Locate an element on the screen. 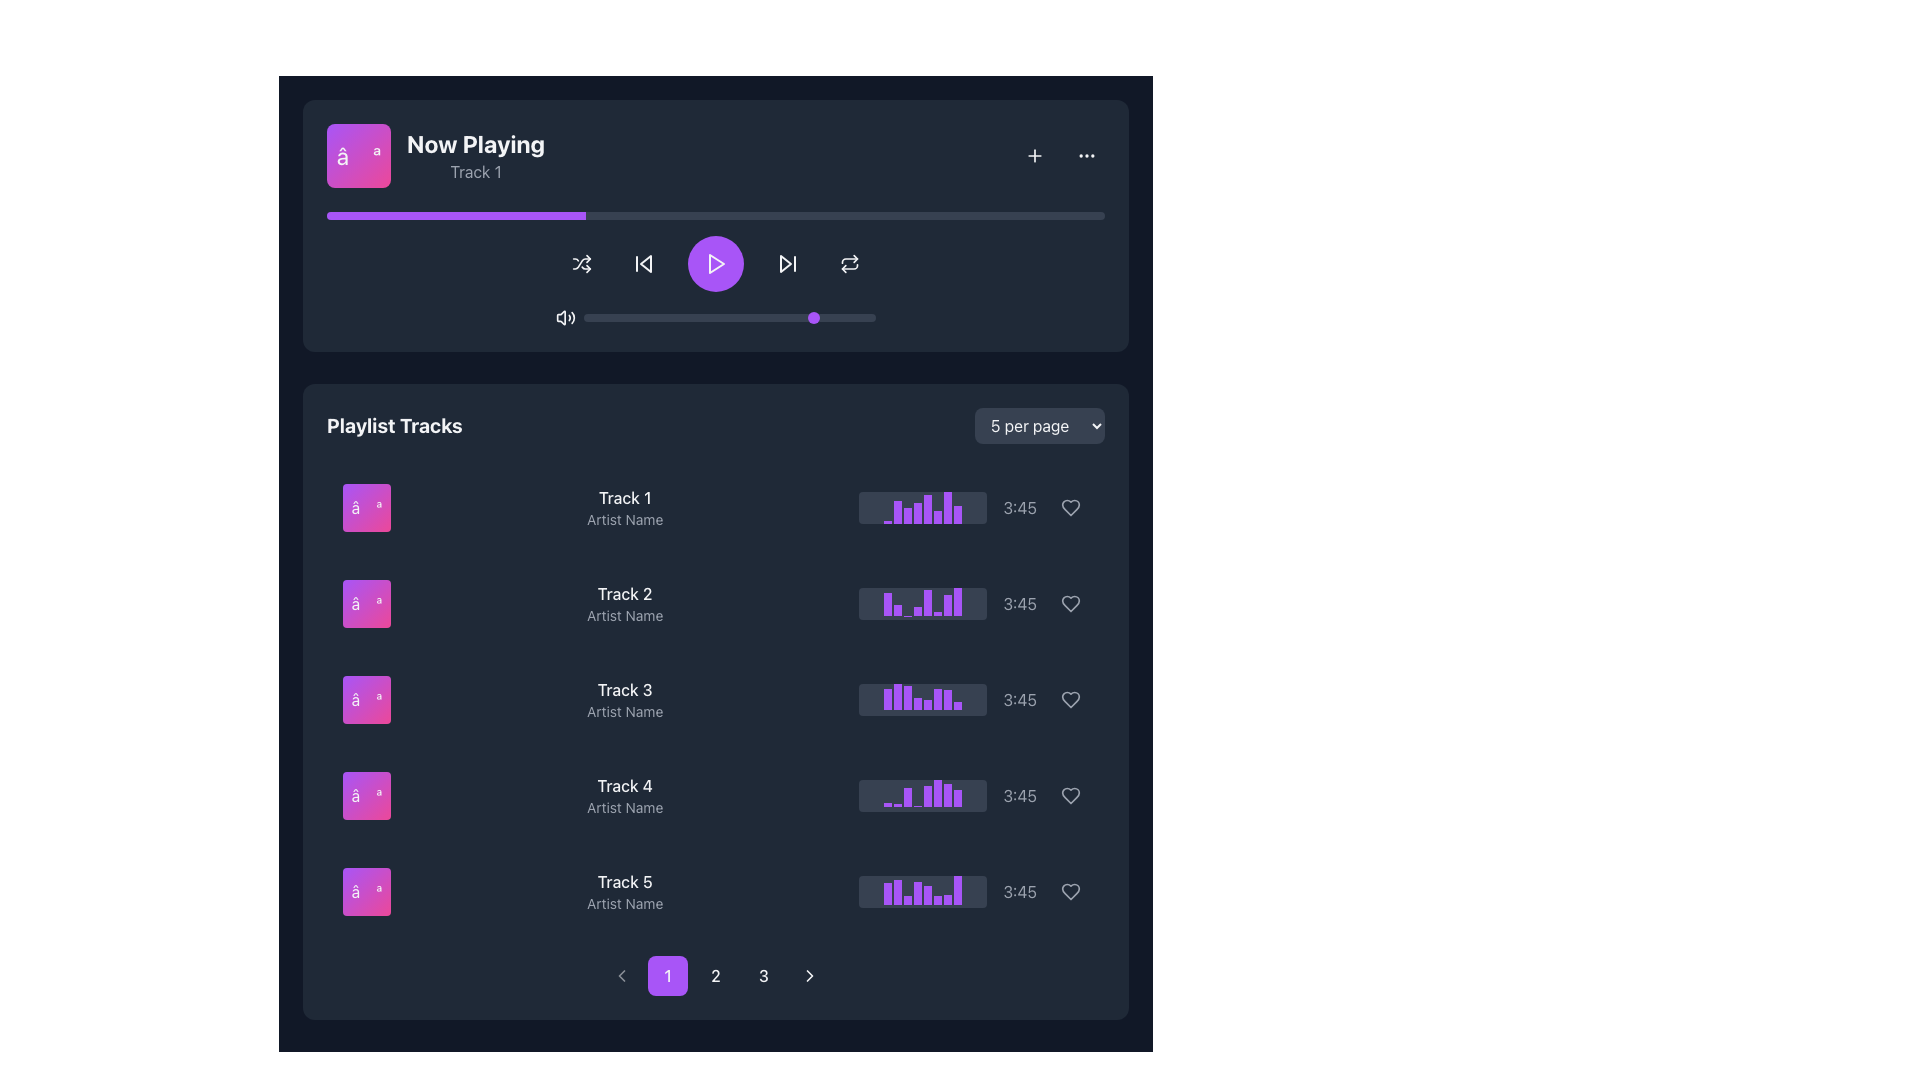  the musical note icon styled with a gradient background, which is centered within the first item in the 'Playlist Tracks' list adjacent to the text 'Track 1 - Artist Name.' is located at coordinates (366, 507).